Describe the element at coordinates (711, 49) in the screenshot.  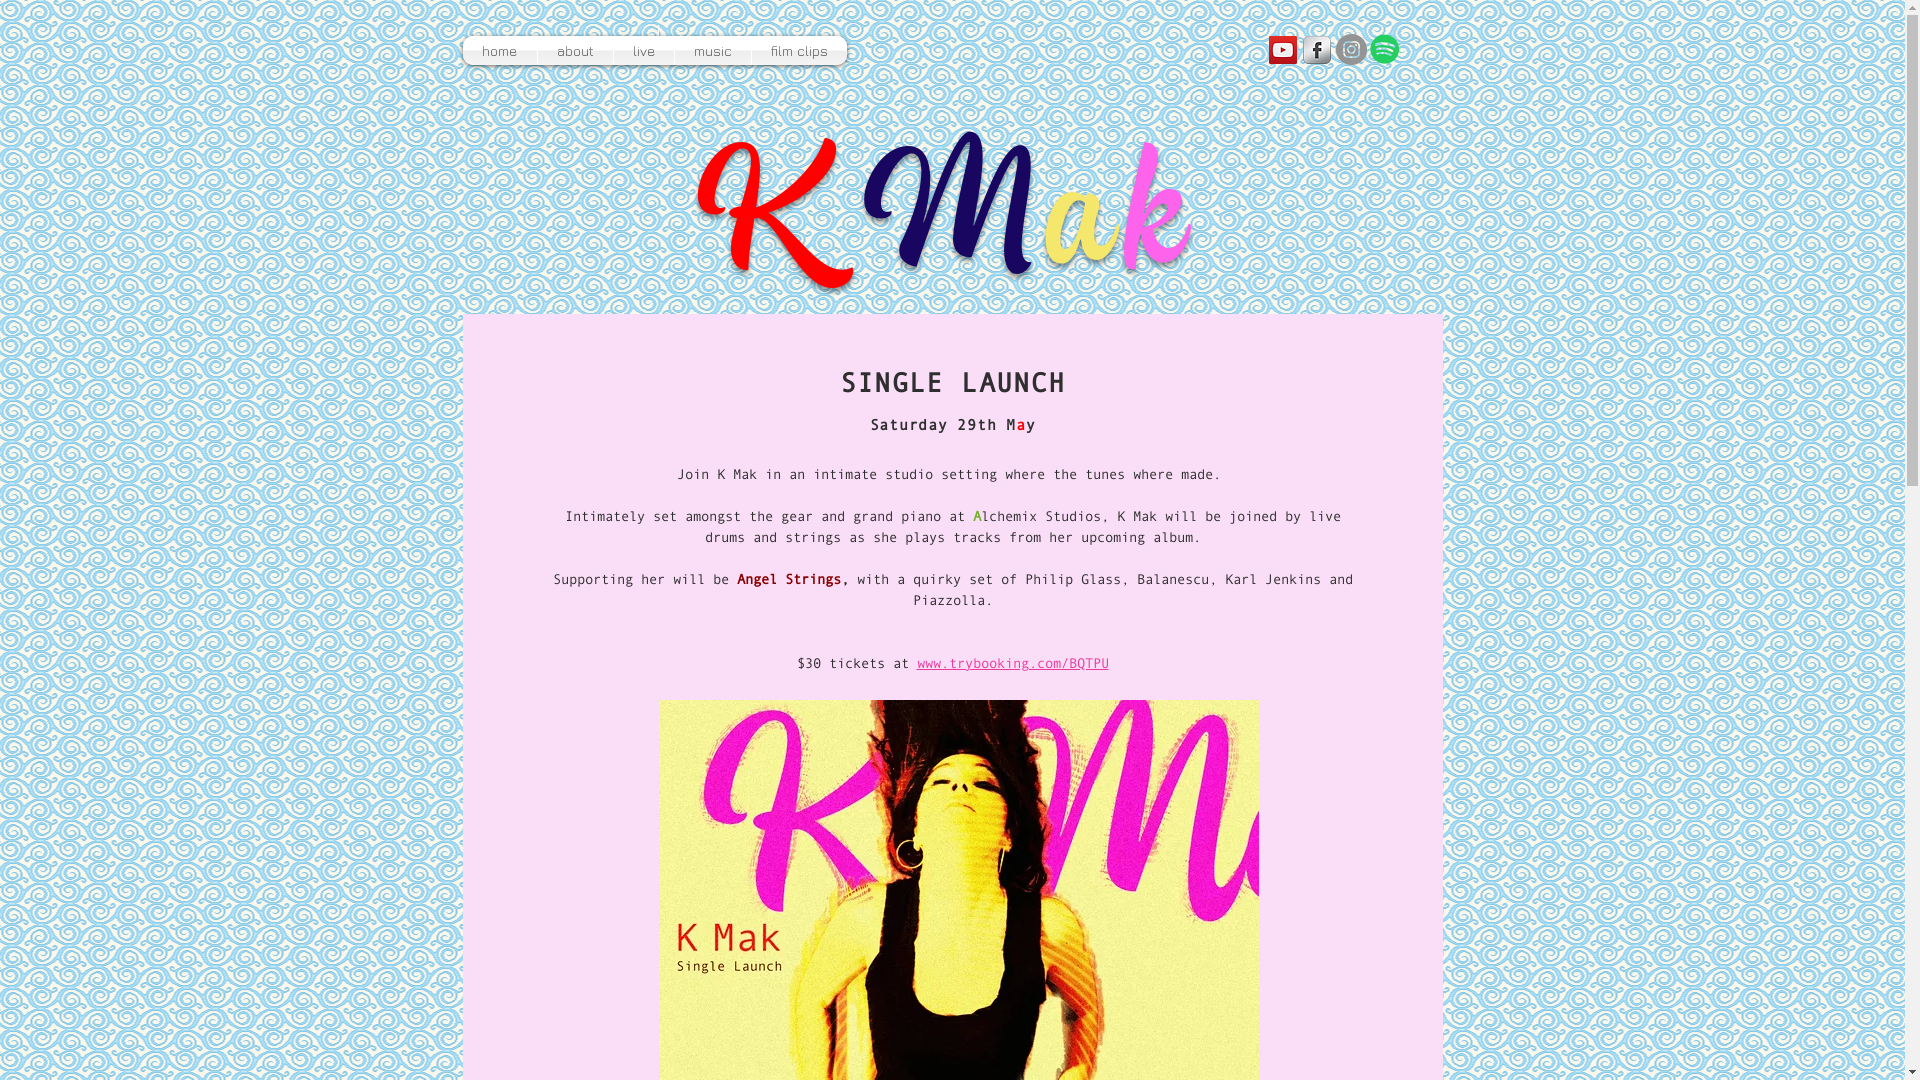
I see `'music'` at that location.